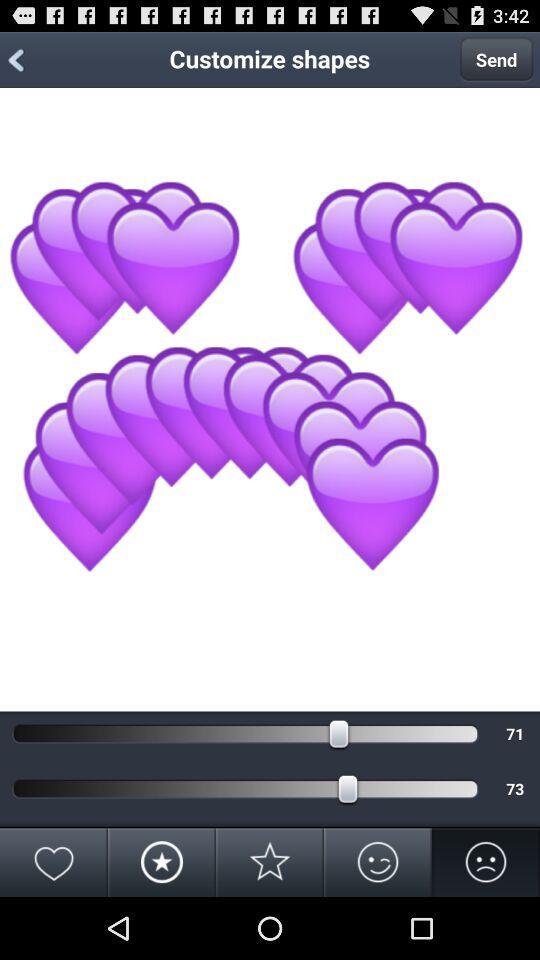 The height and width of the screenshot is (960, 540). Describe the element at coordinates (270, 922) in the screenshot. I see `the star icon` at that location.